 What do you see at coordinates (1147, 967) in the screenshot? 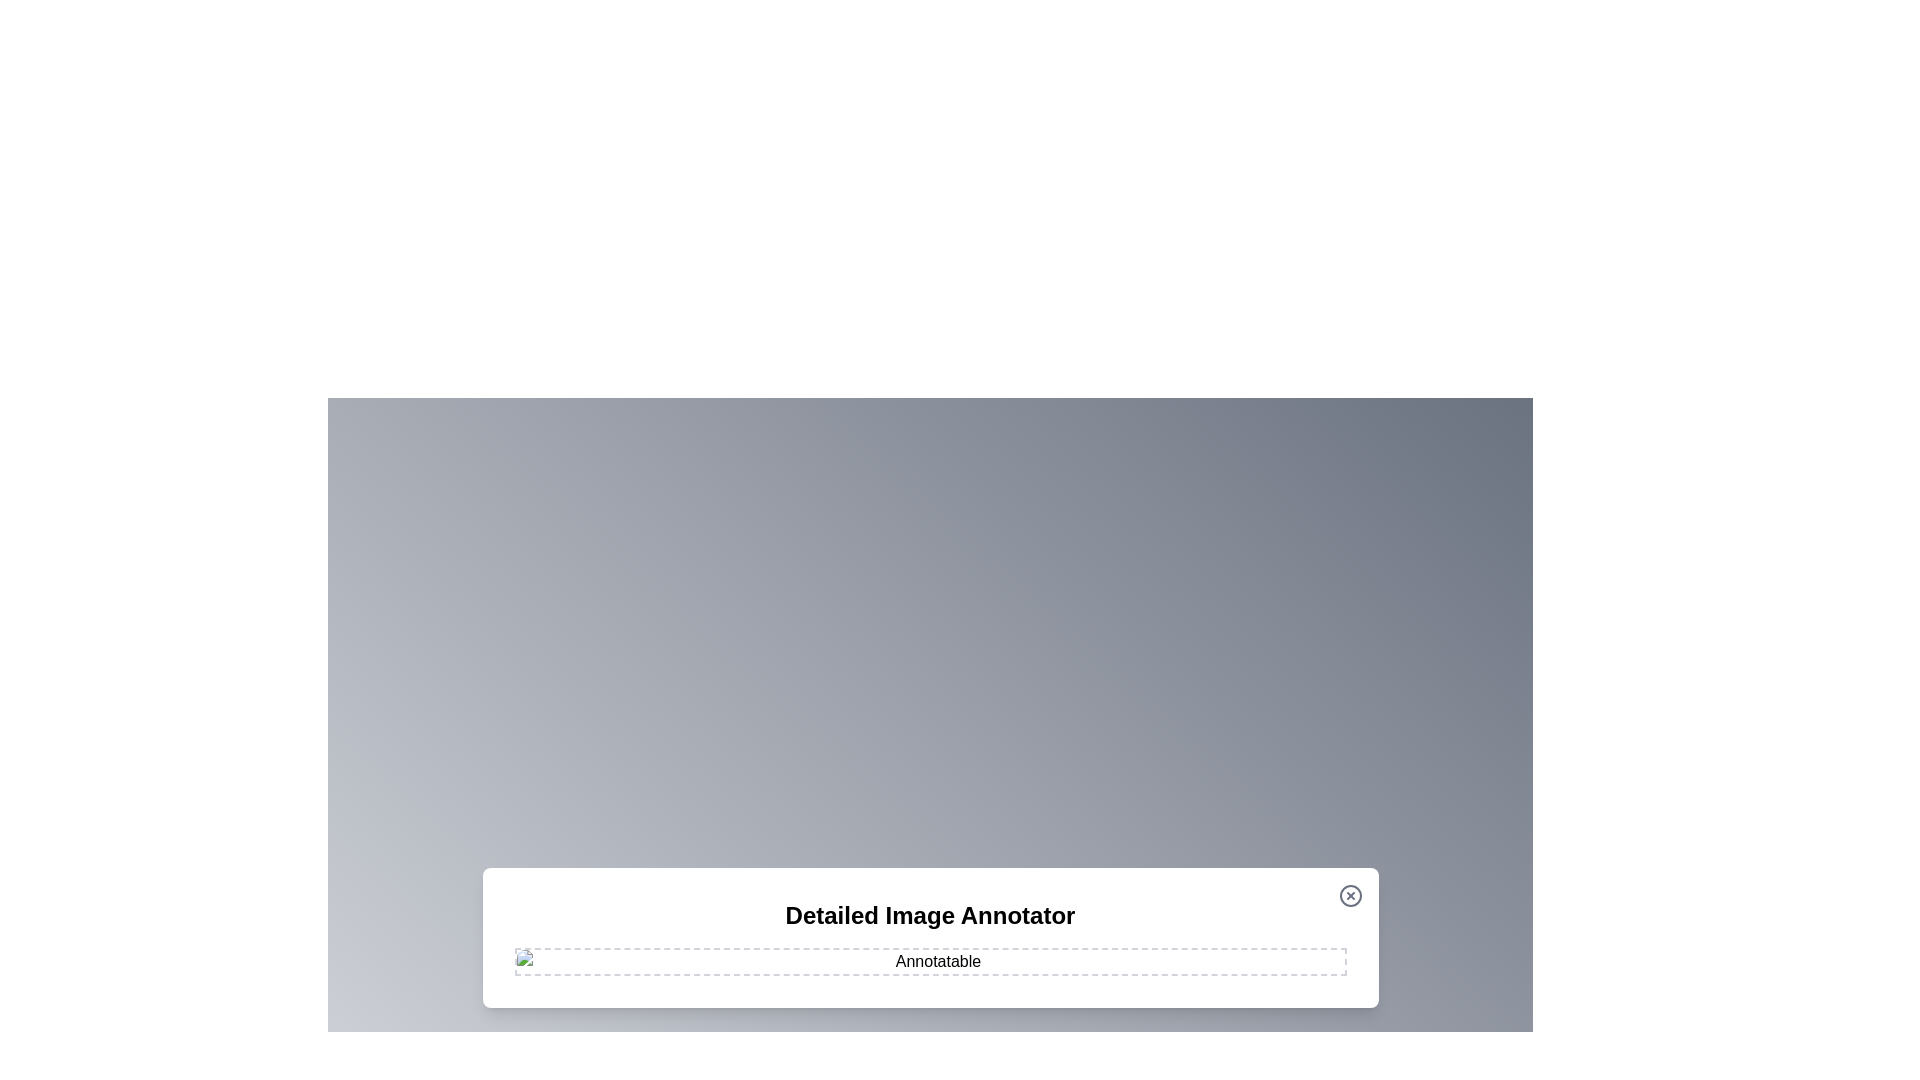
I see `the image at coordinates (1147, 968) to add an annotation` at bounding box center [1147, 967].